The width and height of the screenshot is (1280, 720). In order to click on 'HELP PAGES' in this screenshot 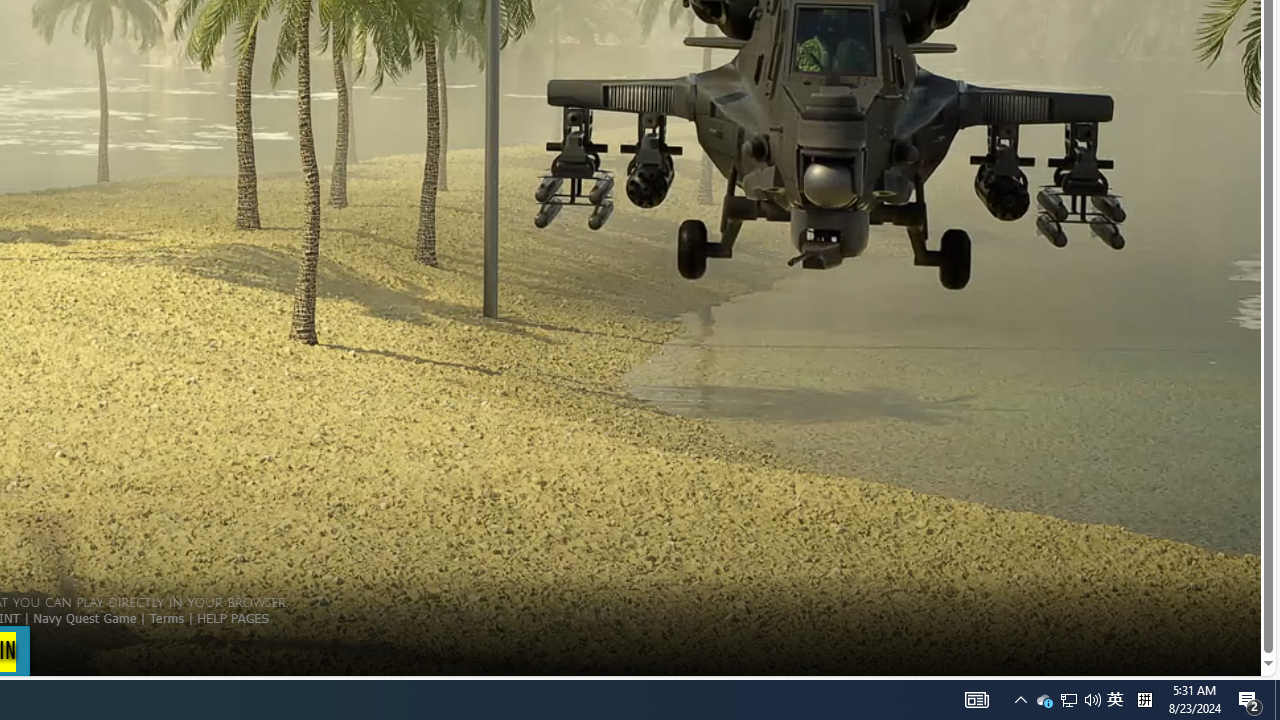, I will do `click(232, 616)`.